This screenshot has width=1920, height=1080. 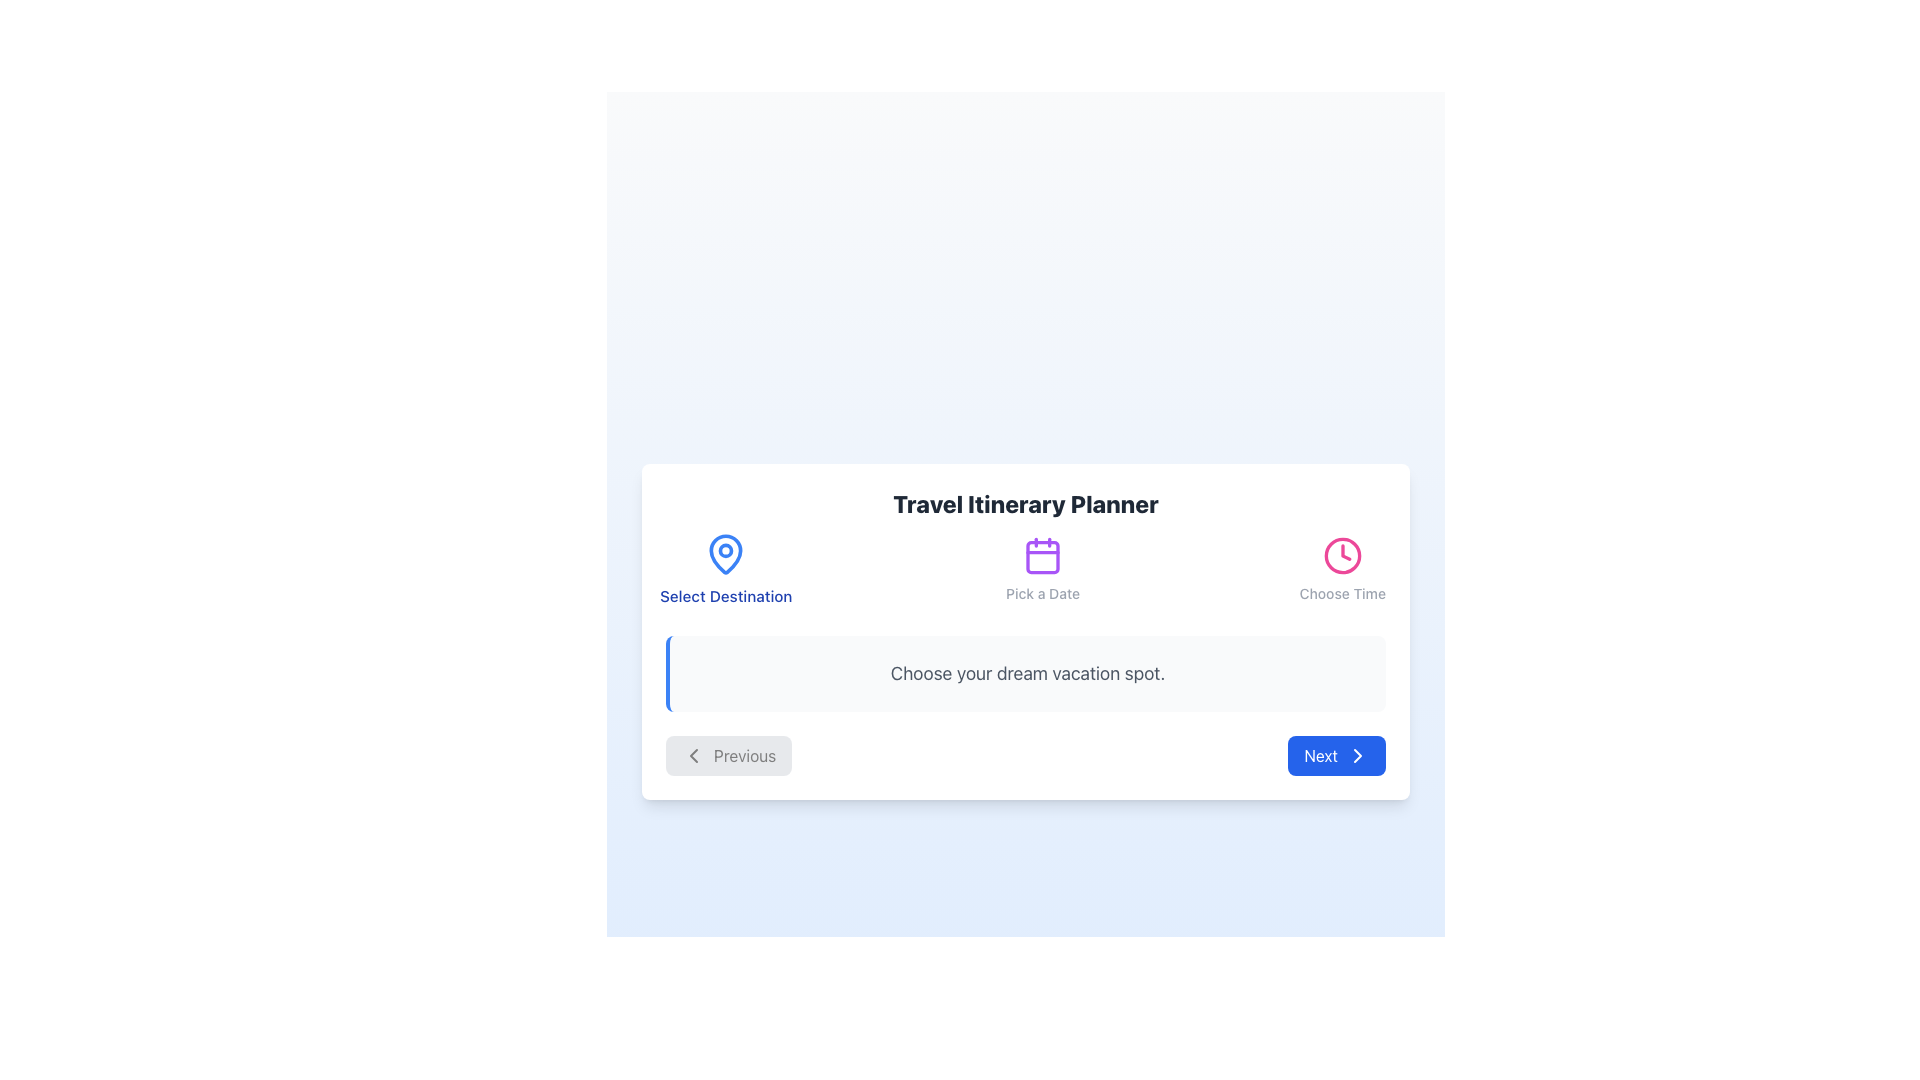 What do you see at coordinates (1342, 555) in the screenshot?
I see `the circular shape element inside the pink clock icon labeled 'Choose Time', which is the third icon in the horizontal arrangement of icons` at bounding box center [1342, 555].